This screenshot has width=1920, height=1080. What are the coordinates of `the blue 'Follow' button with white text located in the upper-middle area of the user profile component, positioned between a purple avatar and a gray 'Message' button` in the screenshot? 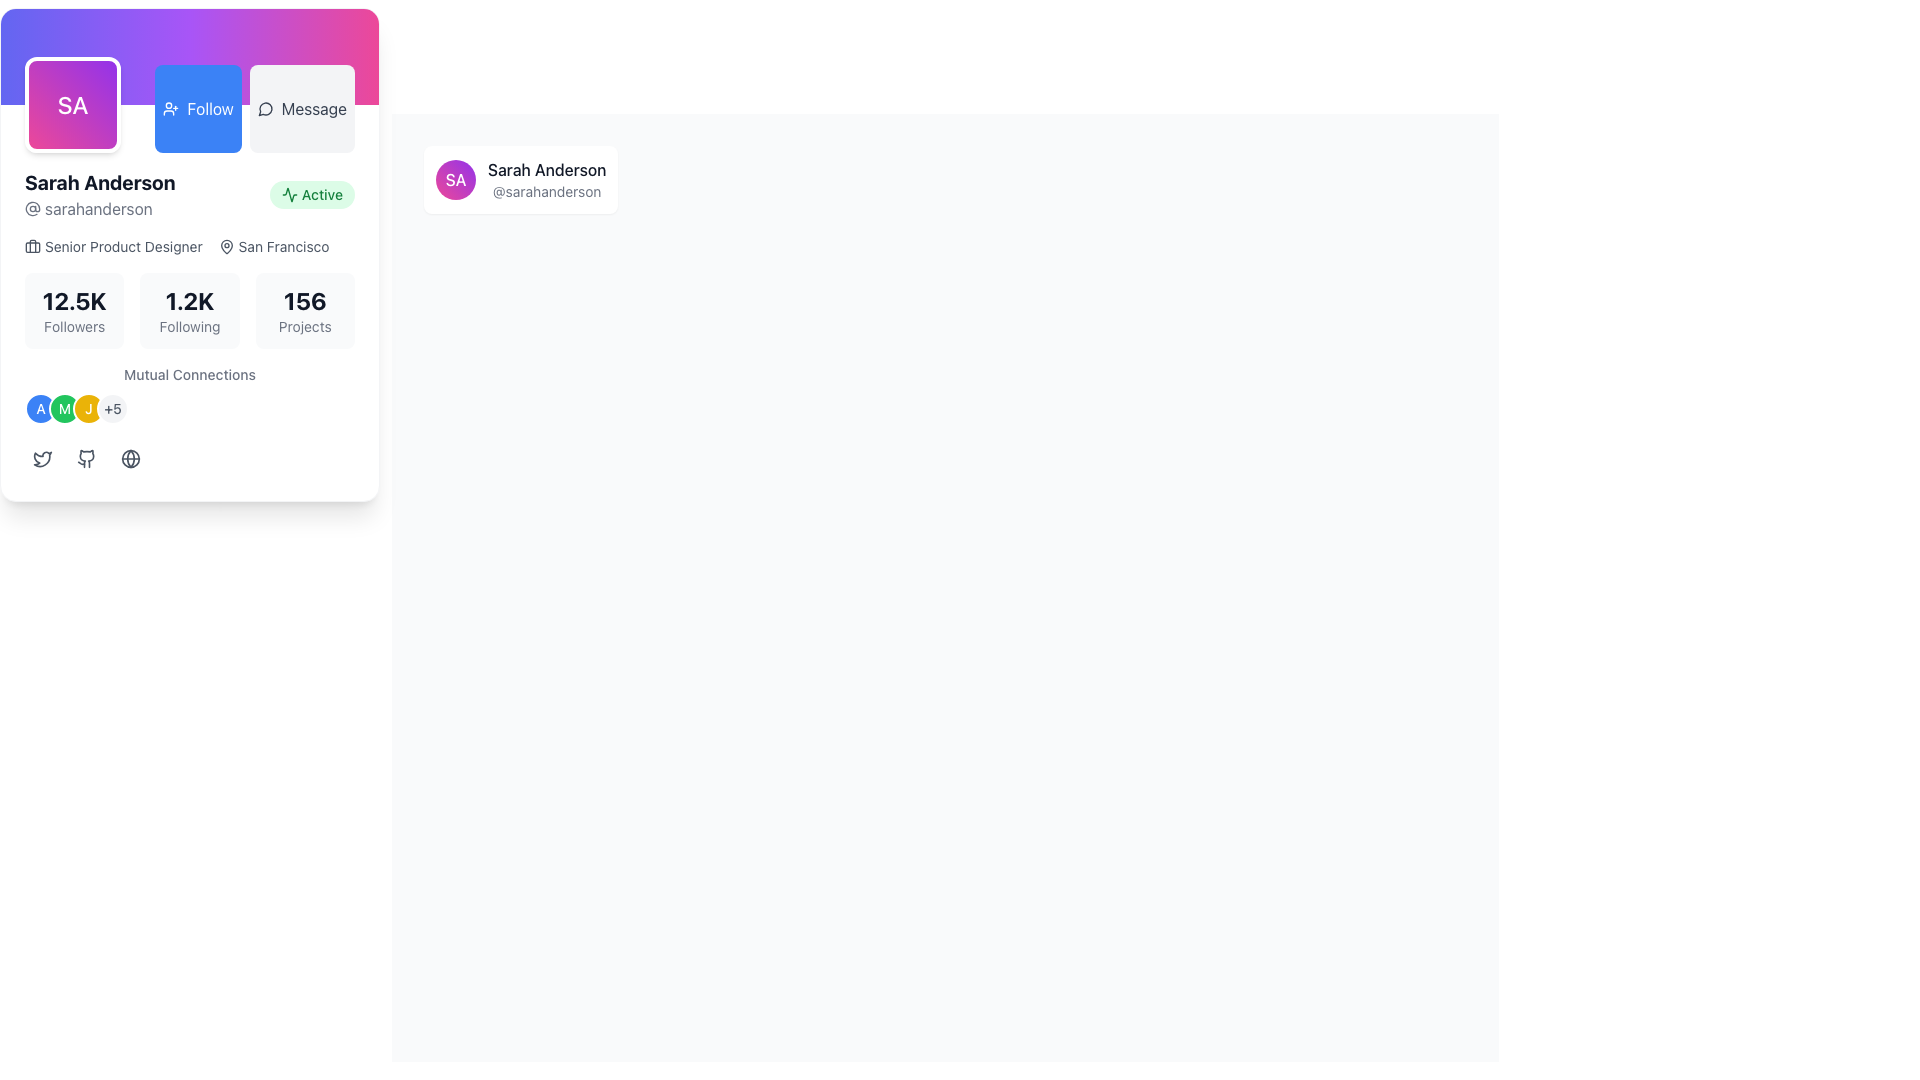 It's located at (190, 104).